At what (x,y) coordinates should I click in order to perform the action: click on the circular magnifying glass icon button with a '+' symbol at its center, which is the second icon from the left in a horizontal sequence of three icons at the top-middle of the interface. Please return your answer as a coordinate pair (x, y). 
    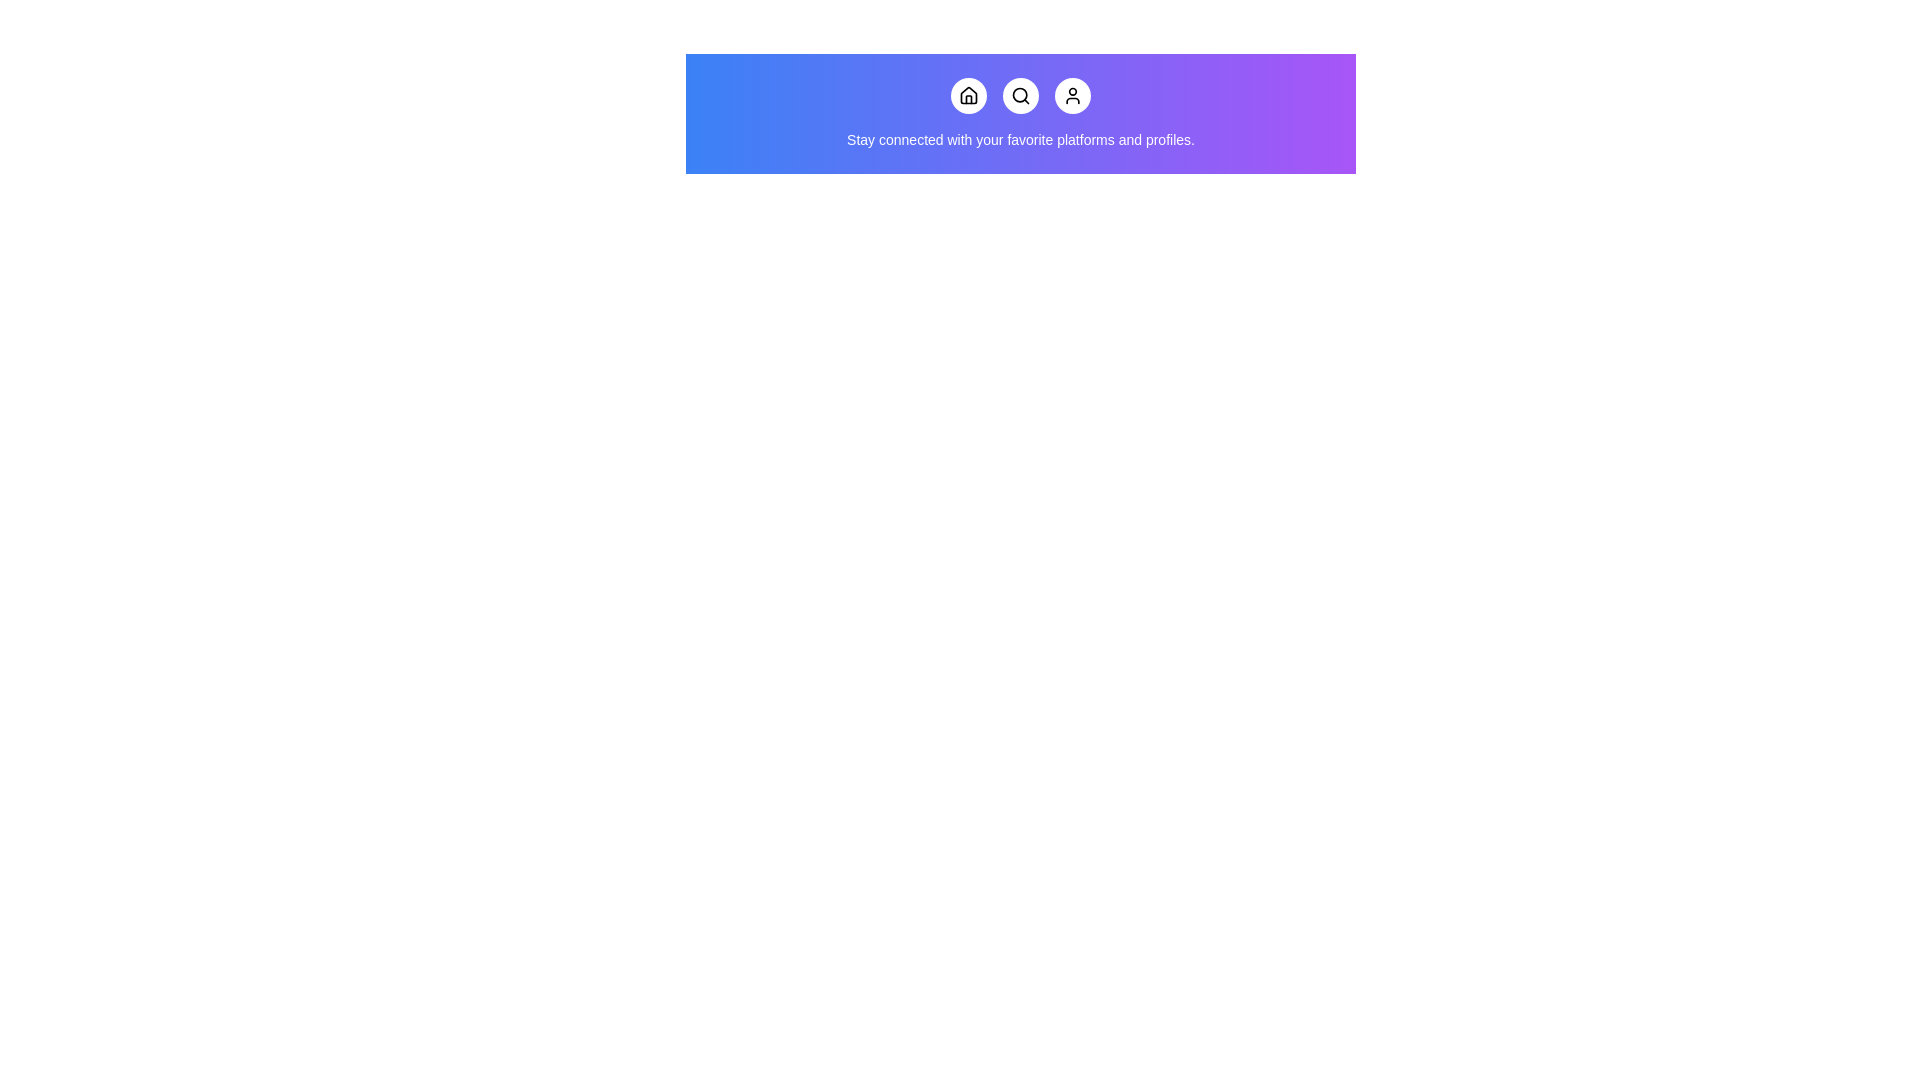
    Looking at the image, I should click on (1021, 96).